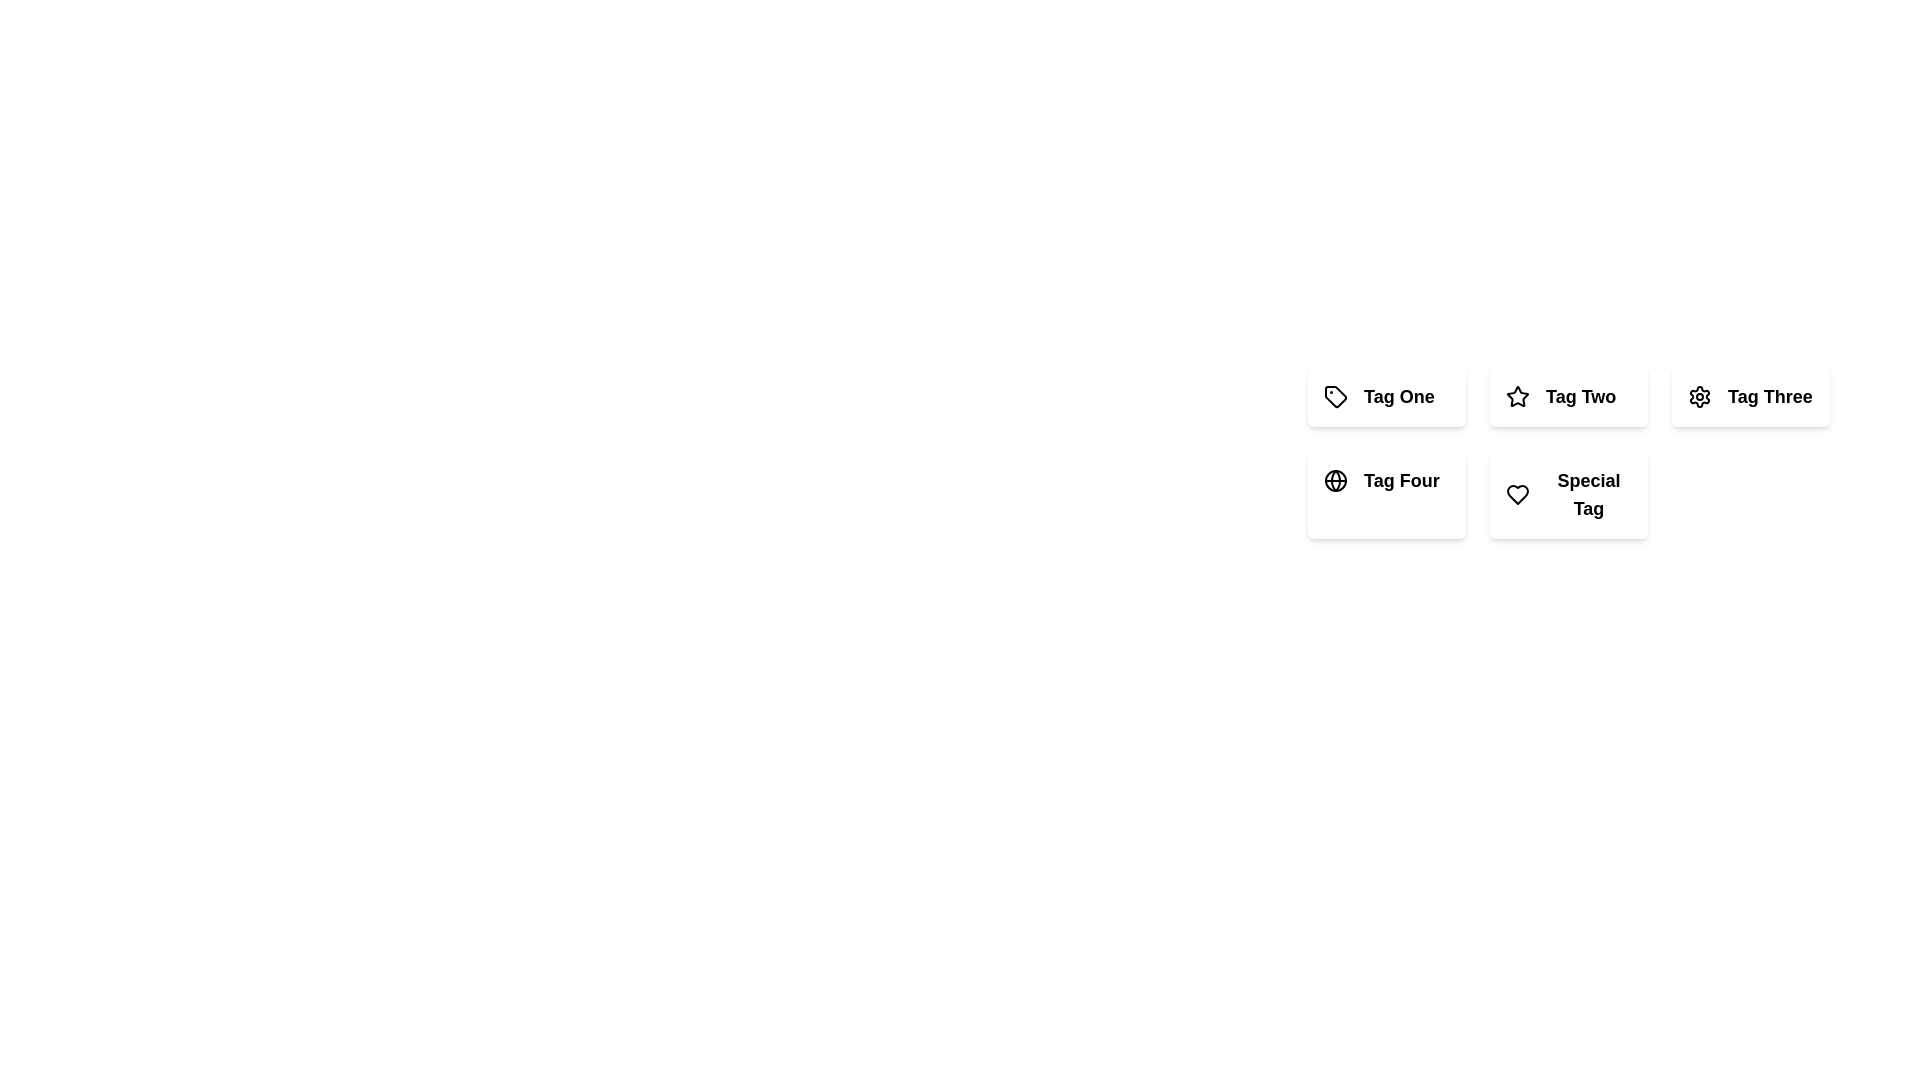 This screenshot has height=1080, width=1920. What do you see at coordinates (1517, 494) in the screenshot?
I see `the 'Special Tag' button that contains the decorative icon, which is positioned to the left of the label text` at bounding box center [1517, 494].